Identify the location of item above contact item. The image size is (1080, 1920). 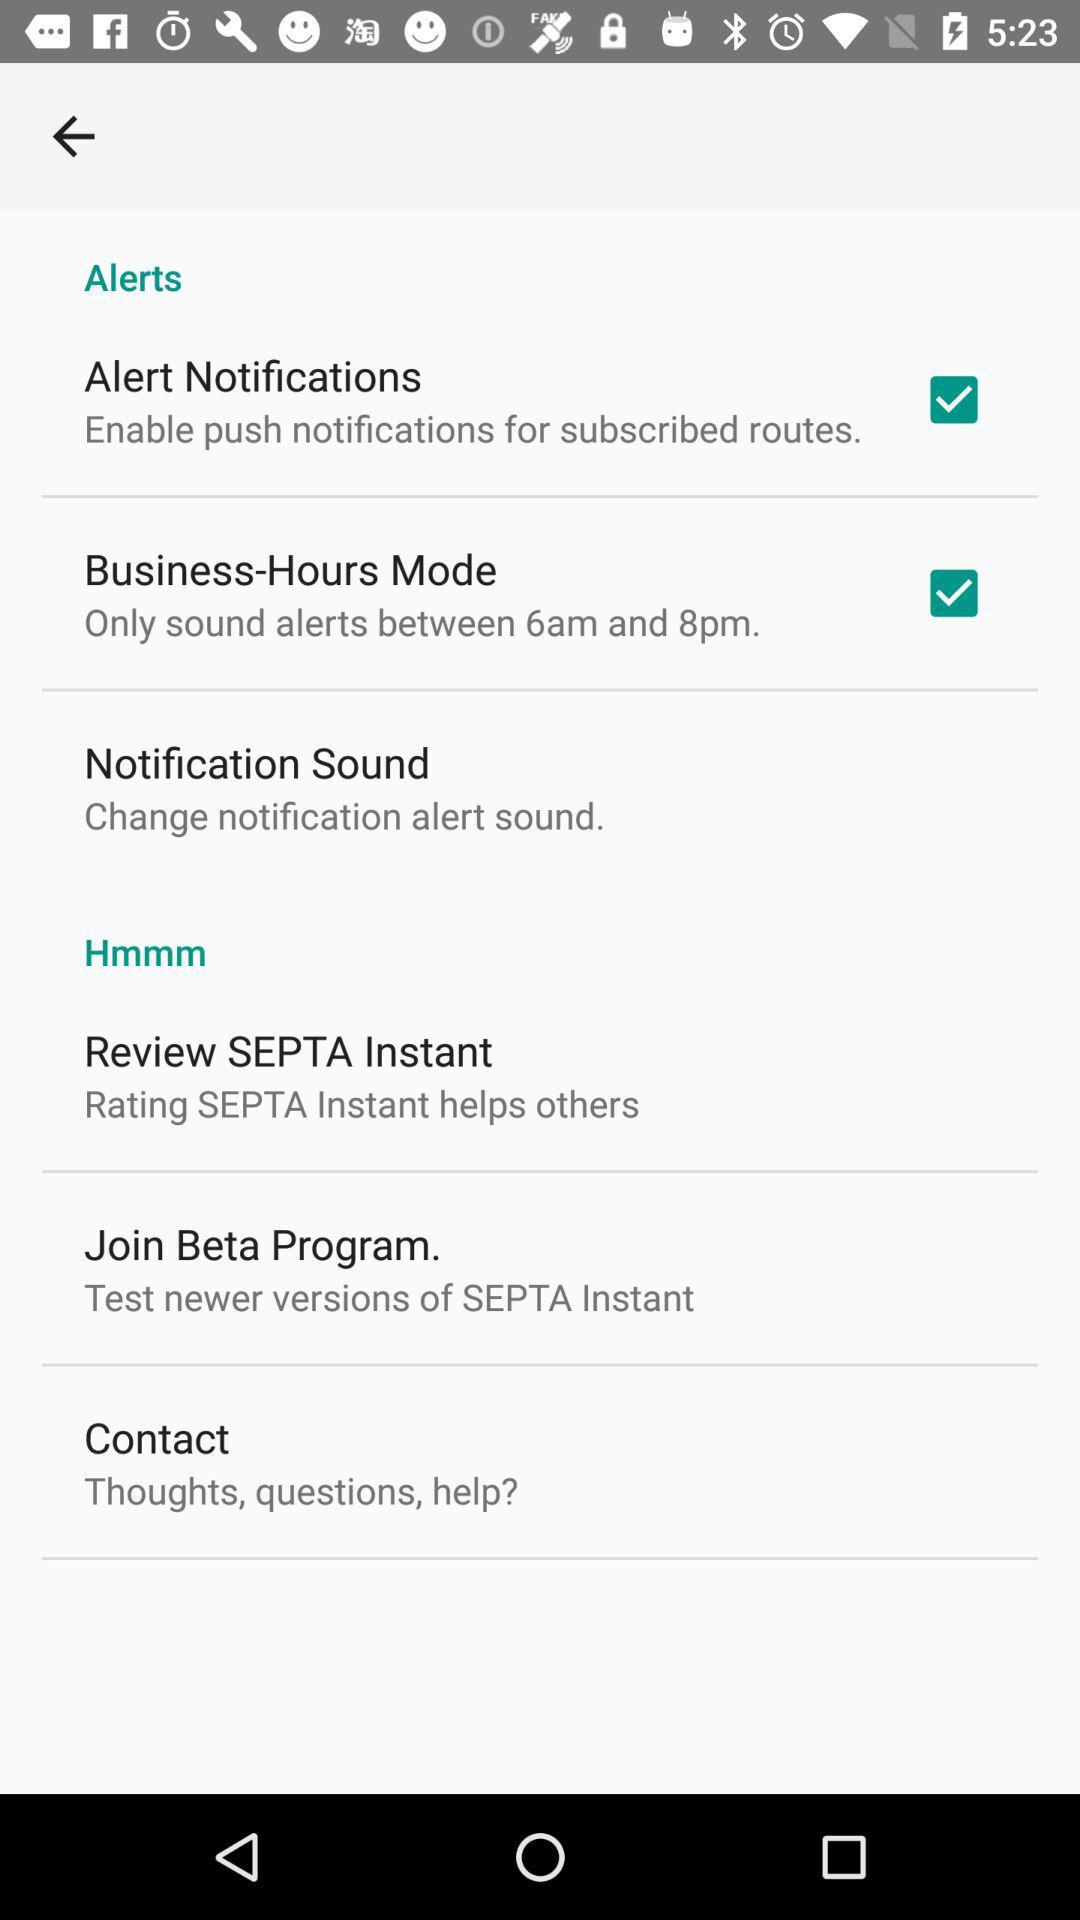
(389, 1296).